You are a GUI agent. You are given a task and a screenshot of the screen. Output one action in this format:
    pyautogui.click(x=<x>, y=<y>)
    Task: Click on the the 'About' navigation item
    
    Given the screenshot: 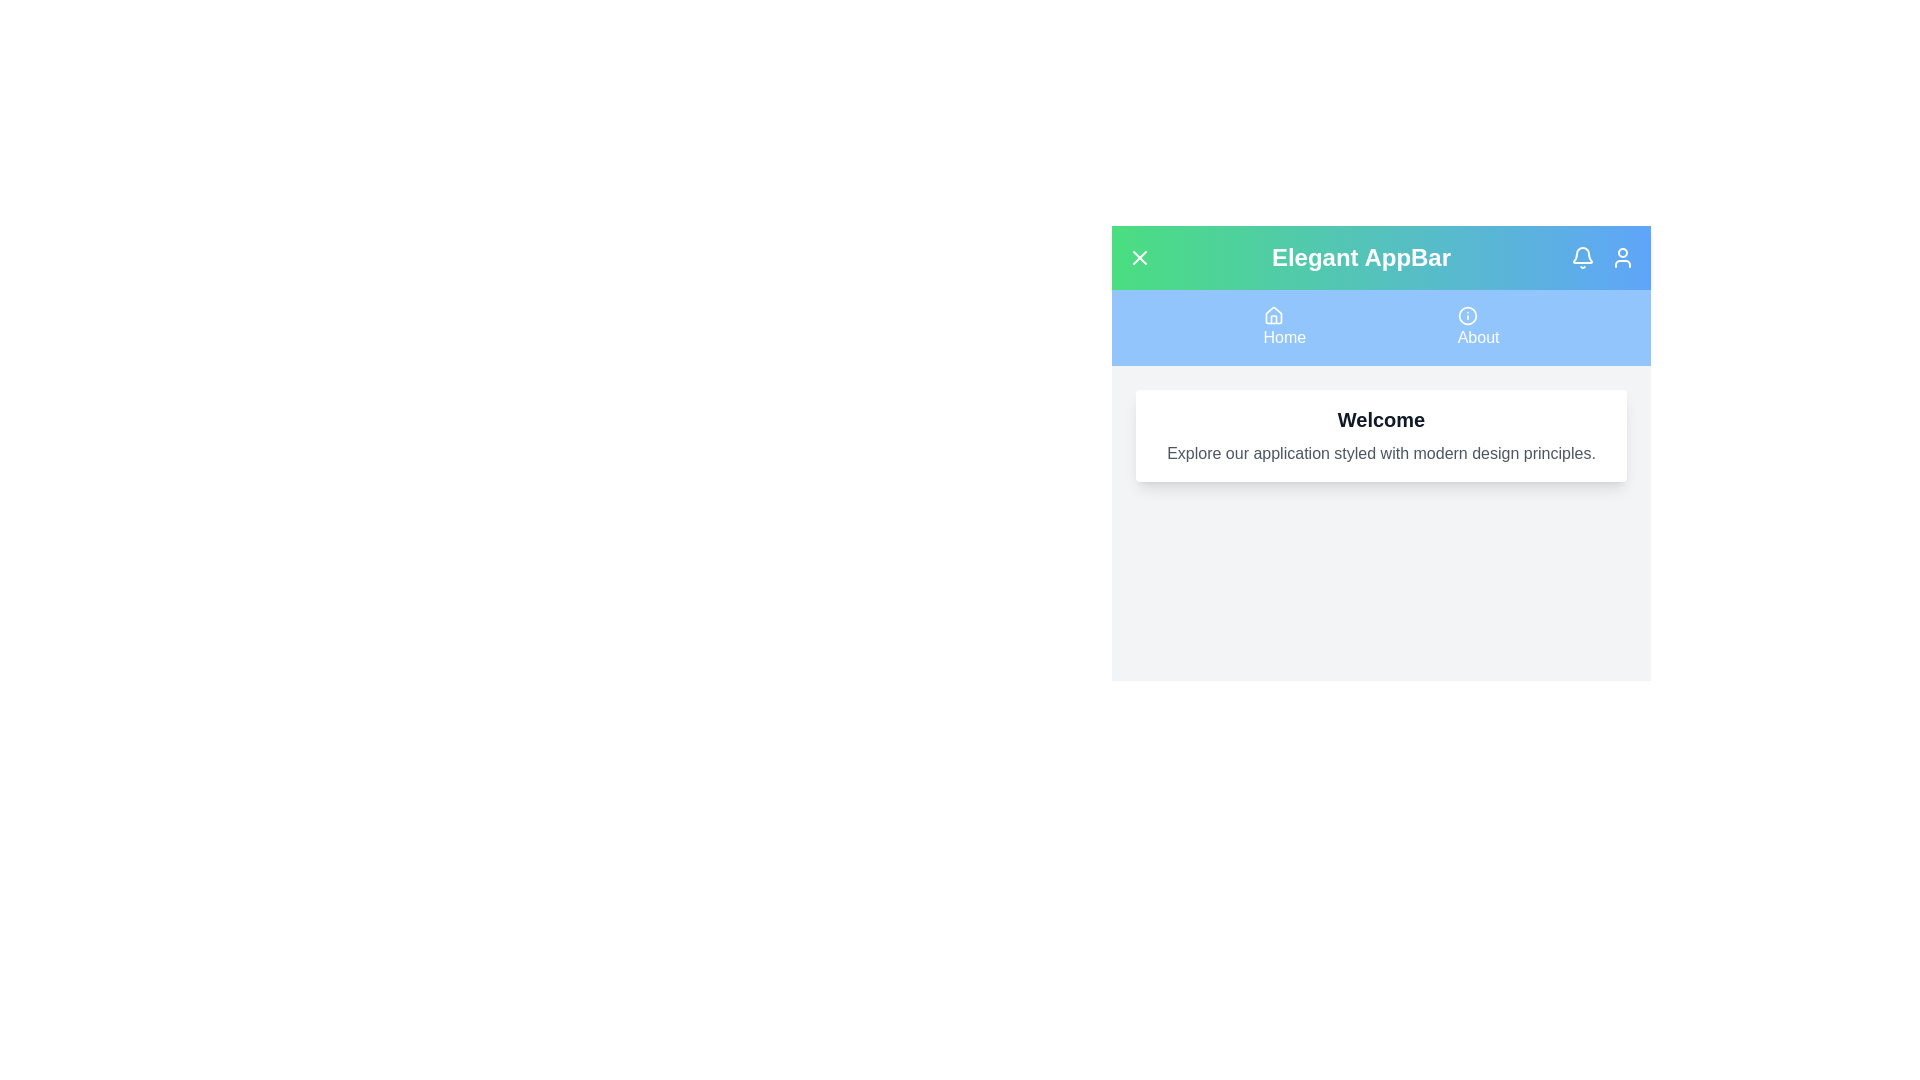 What is the action you would take?
    pyautogui.click(x=1478, y=326)
    